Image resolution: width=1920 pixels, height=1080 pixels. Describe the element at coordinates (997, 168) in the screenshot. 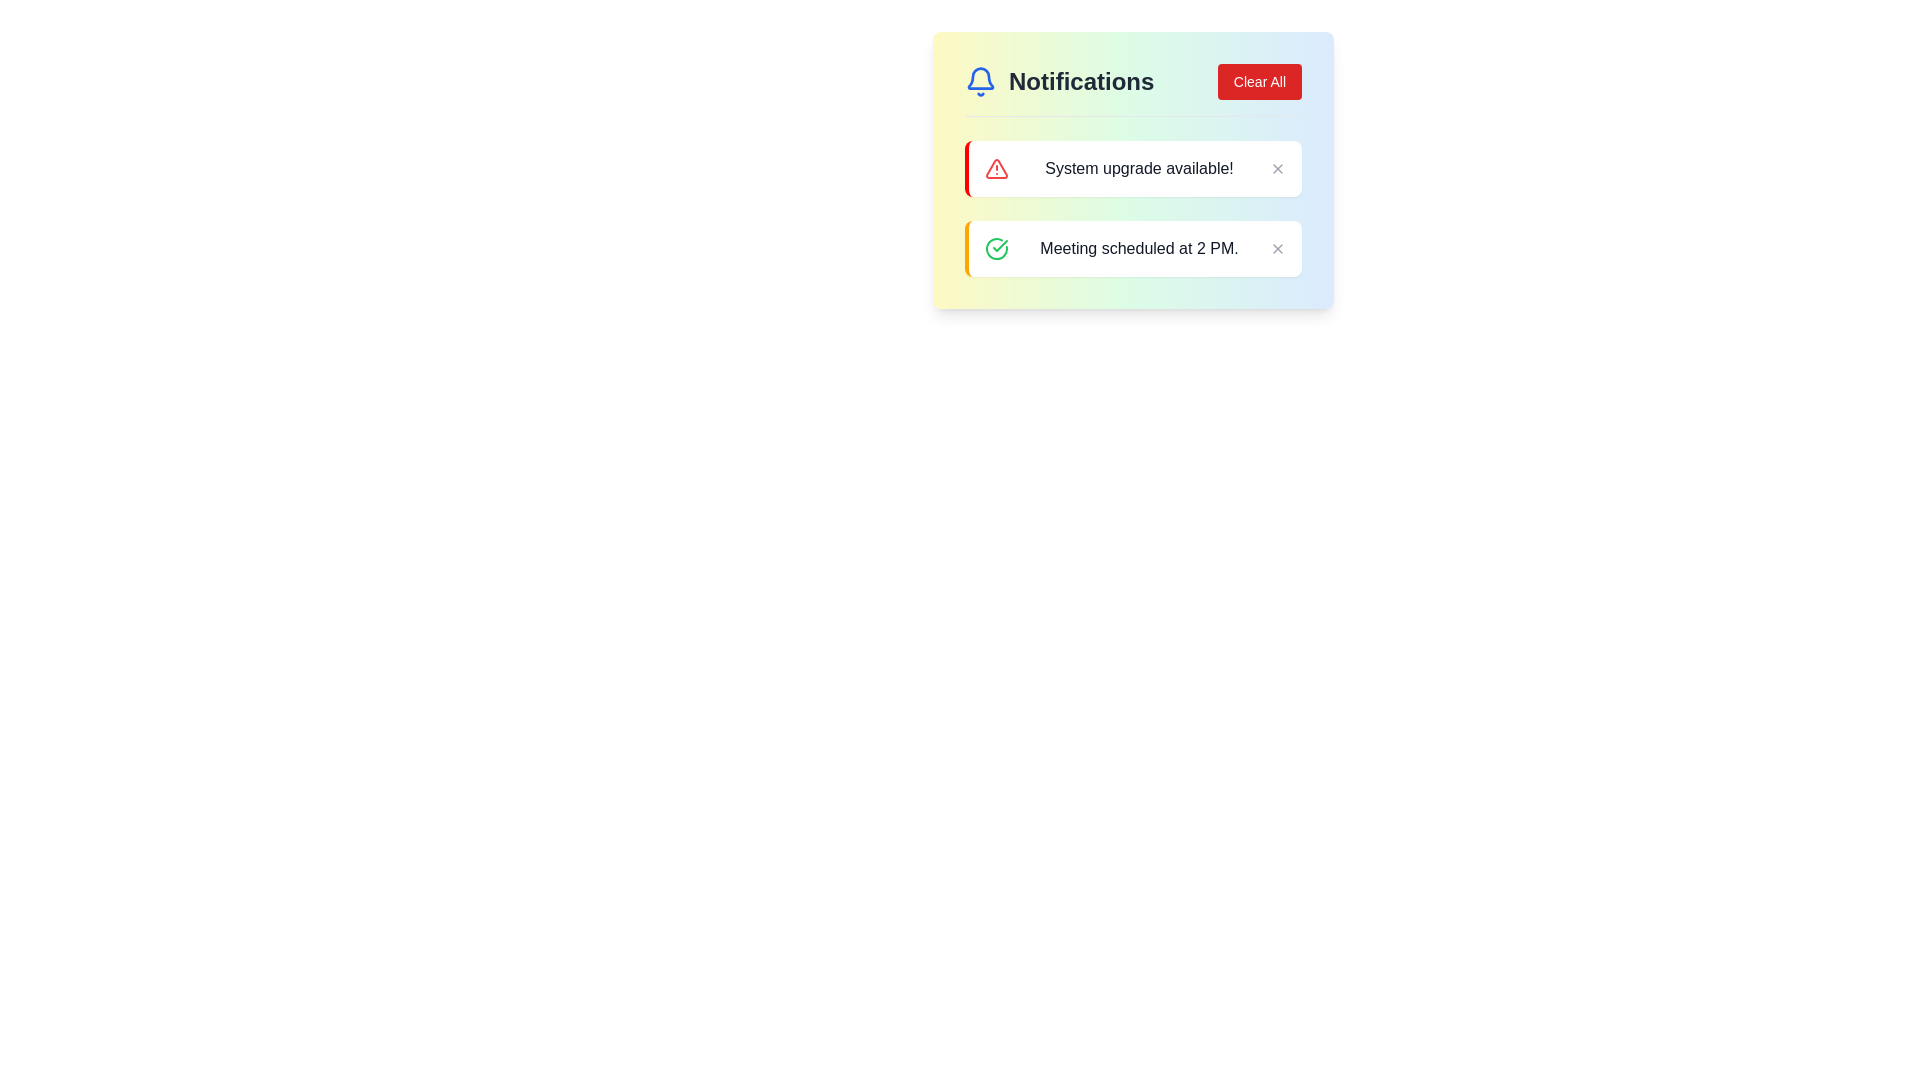

I see `the warning icon within the first notification card that has a prominent red border and an alert title` at that location.